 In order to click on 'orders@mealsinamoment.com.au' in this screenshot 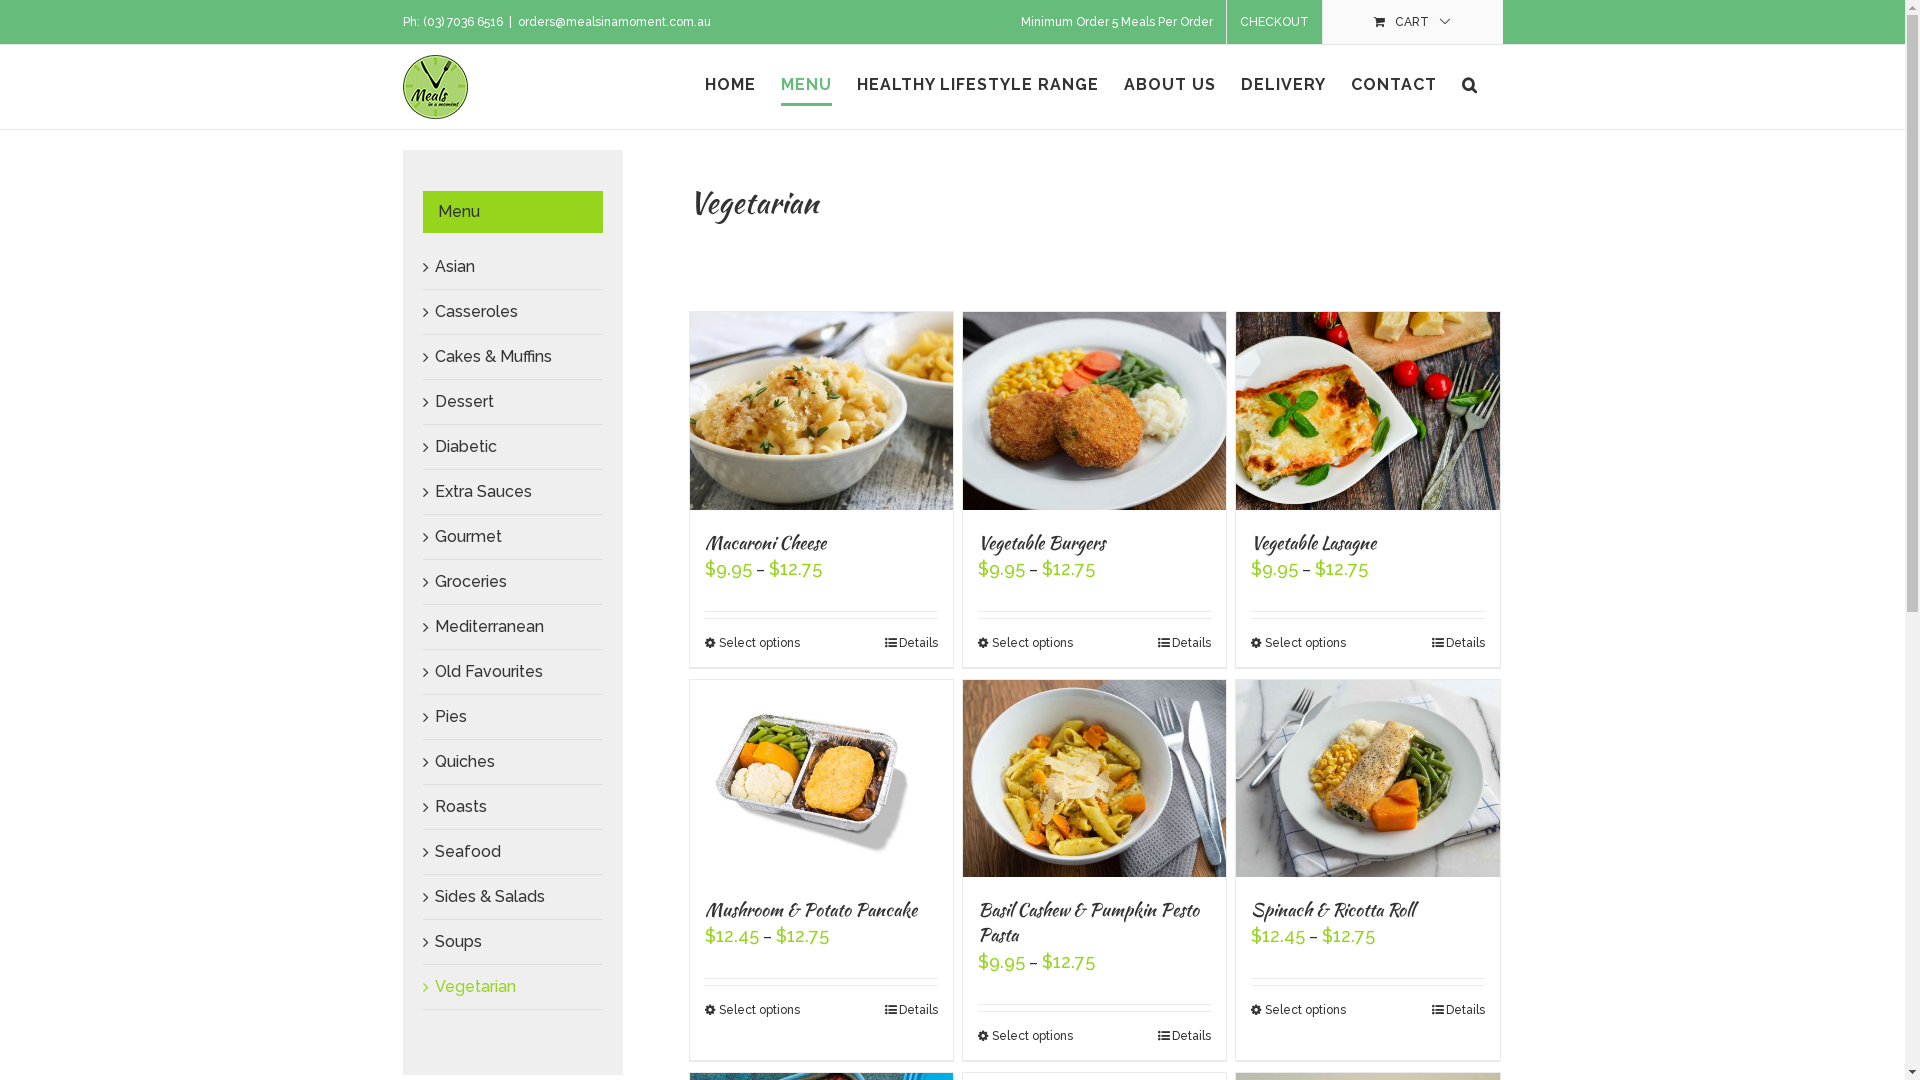, I will do `click(613, 22)`.